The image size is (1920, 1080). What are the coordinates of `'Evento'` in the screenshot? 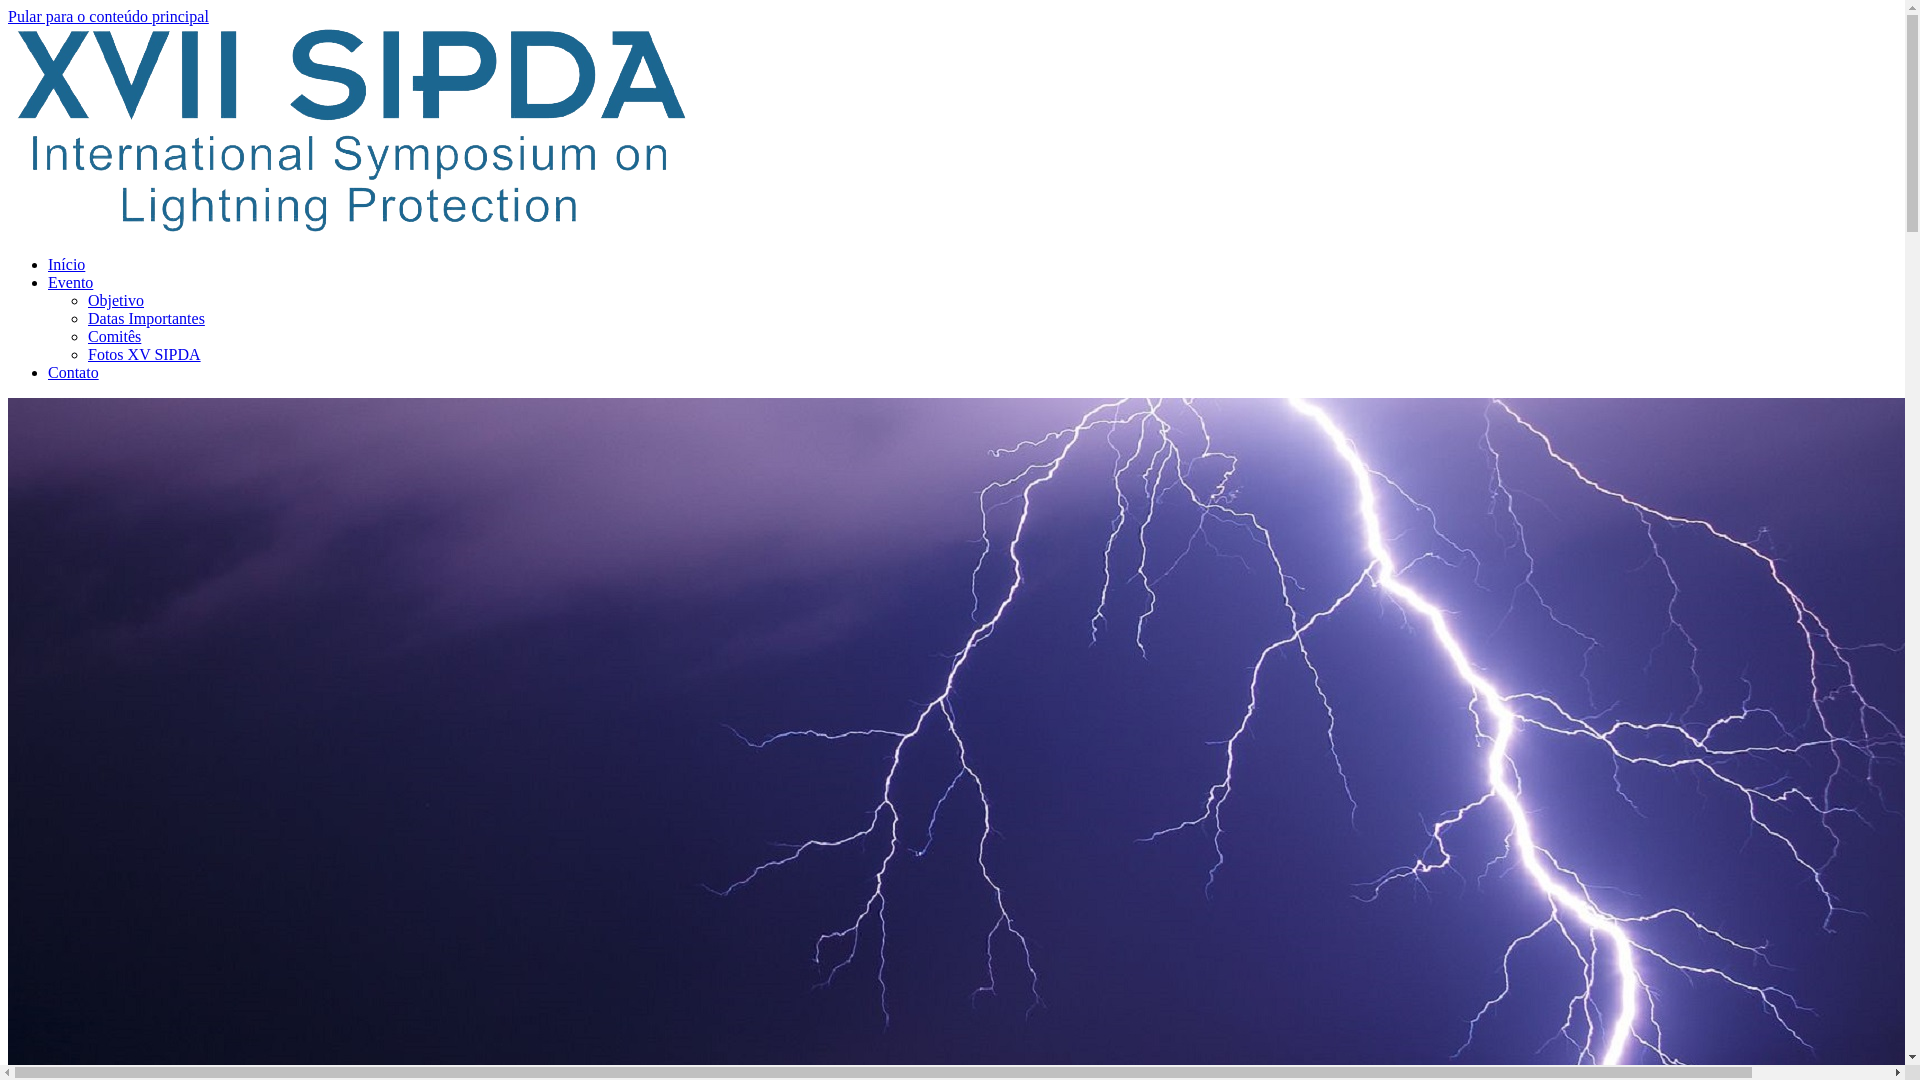 It's located at (70, 282).